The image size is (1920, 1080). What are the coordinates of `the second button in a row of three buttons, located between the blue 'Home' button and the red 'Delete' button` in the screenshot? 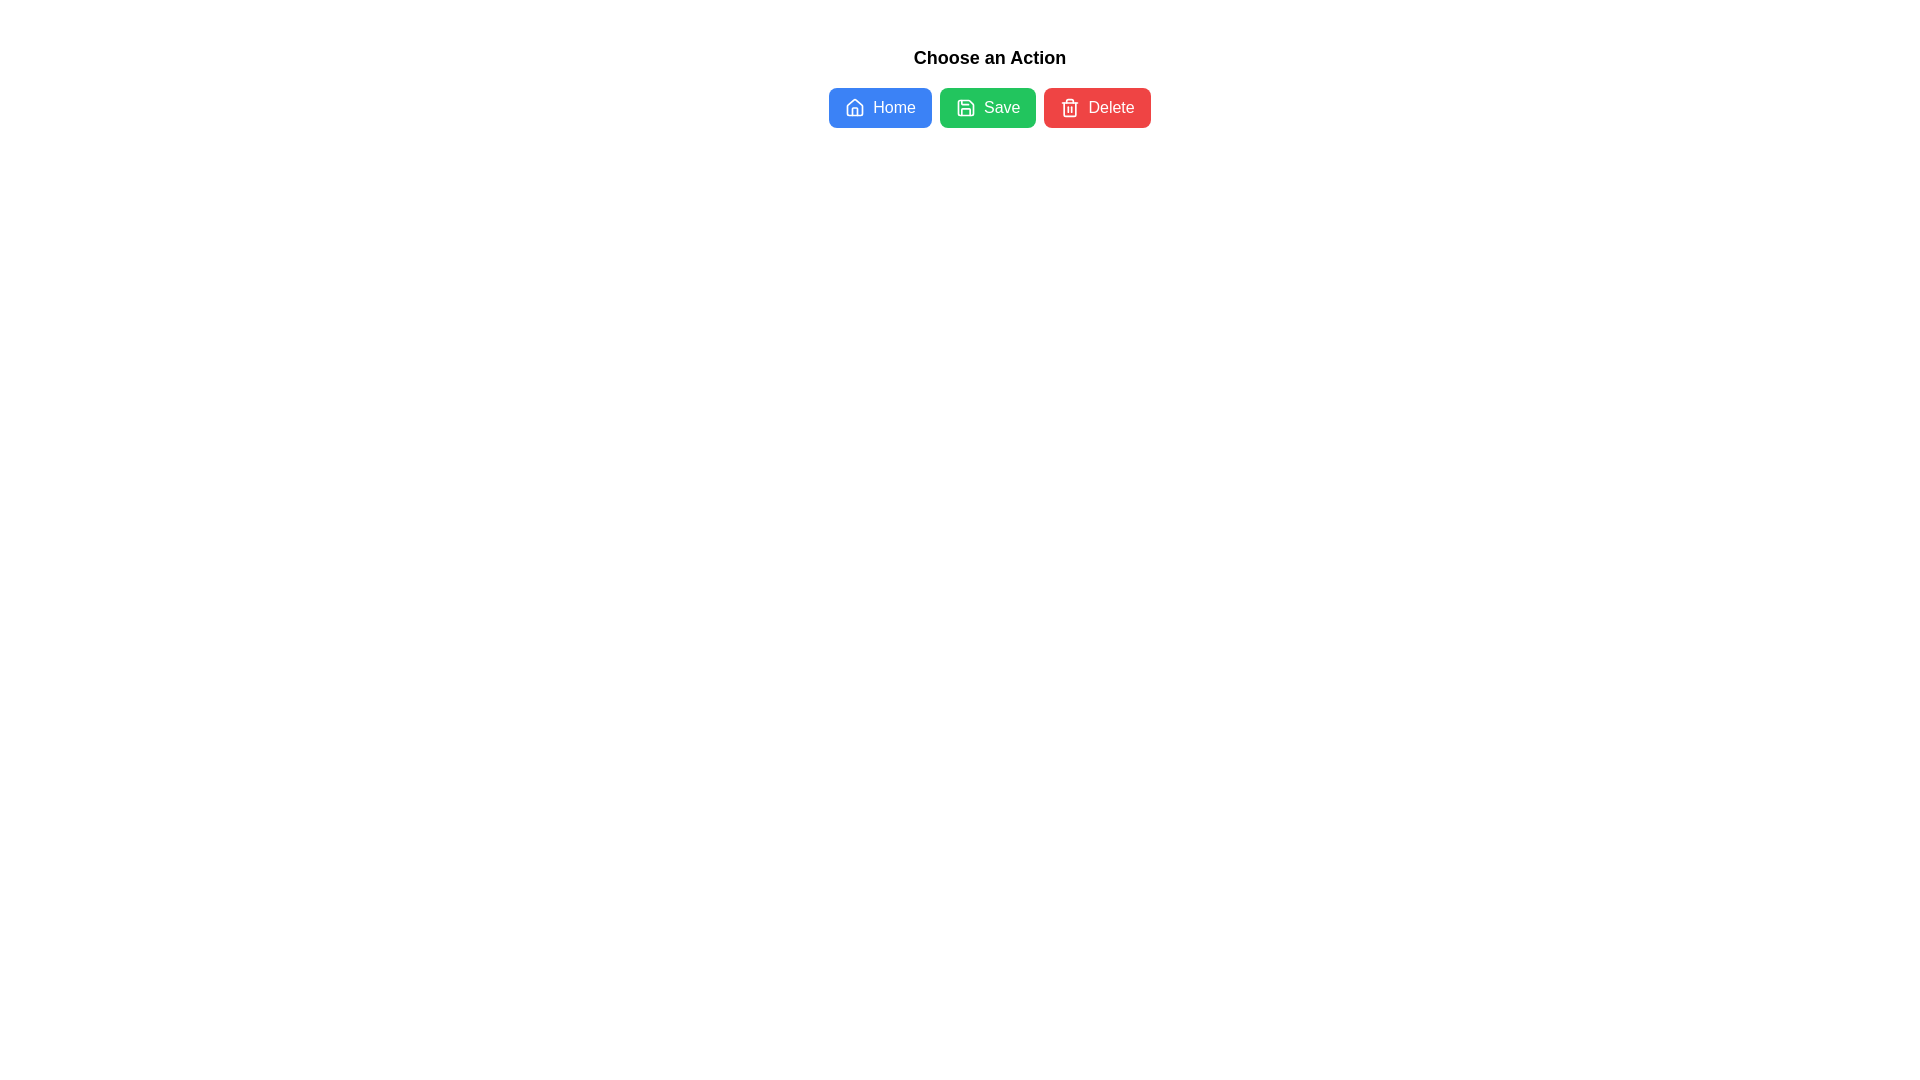 It's located at (988, 108).